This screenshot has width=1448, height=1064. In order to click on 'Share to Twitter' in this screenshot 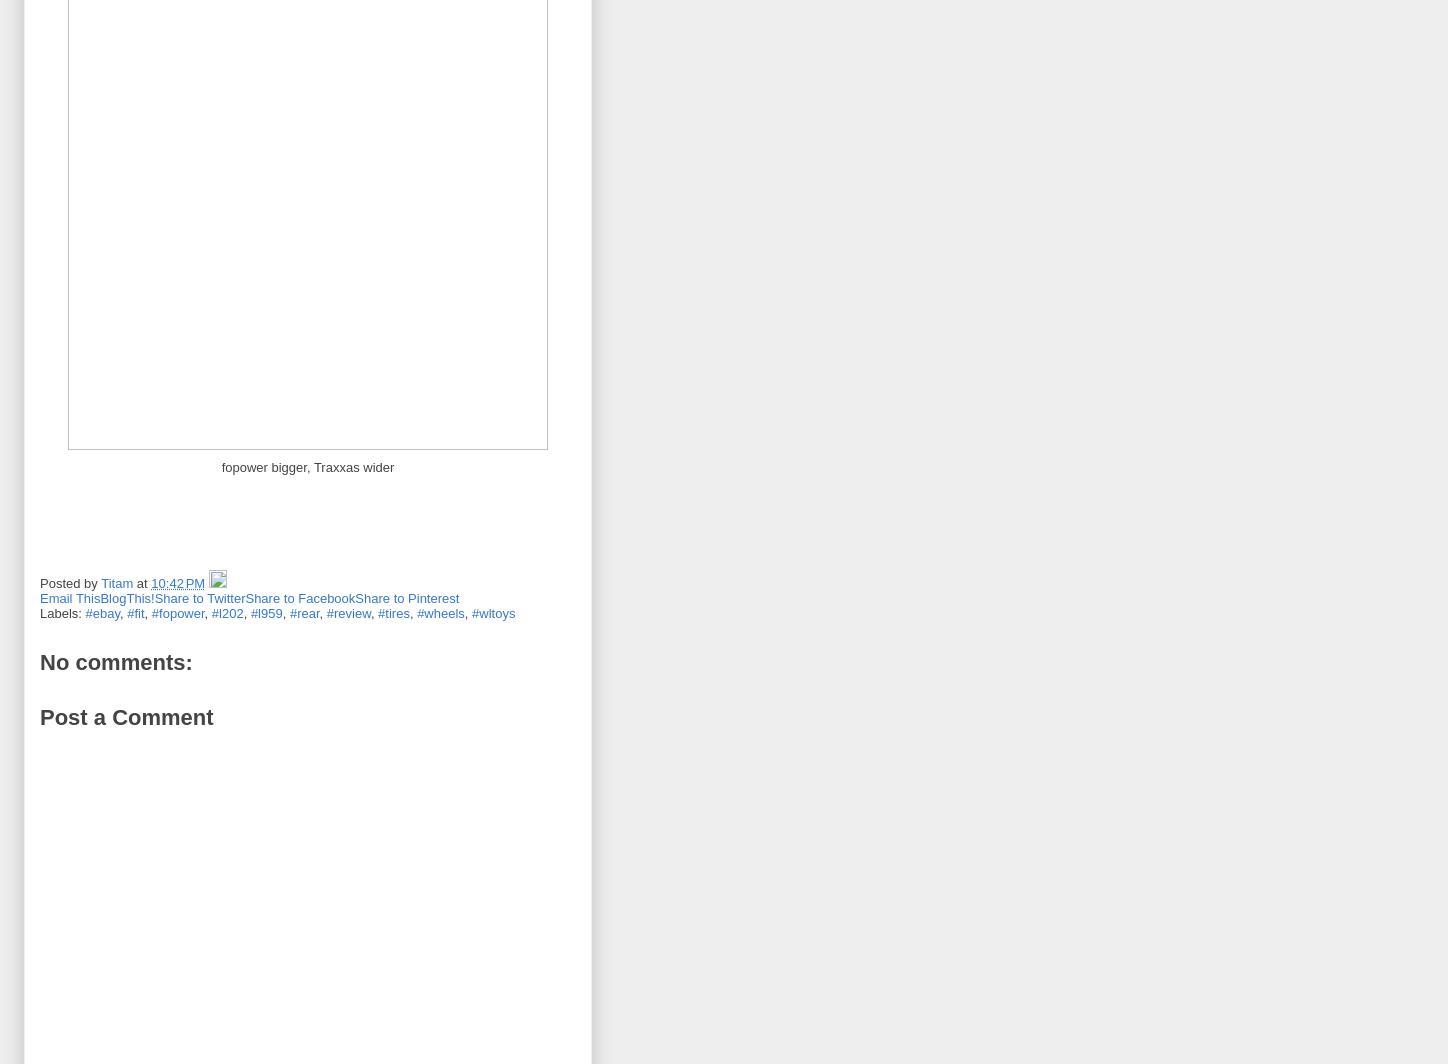, I will do `click(153, 597)`.